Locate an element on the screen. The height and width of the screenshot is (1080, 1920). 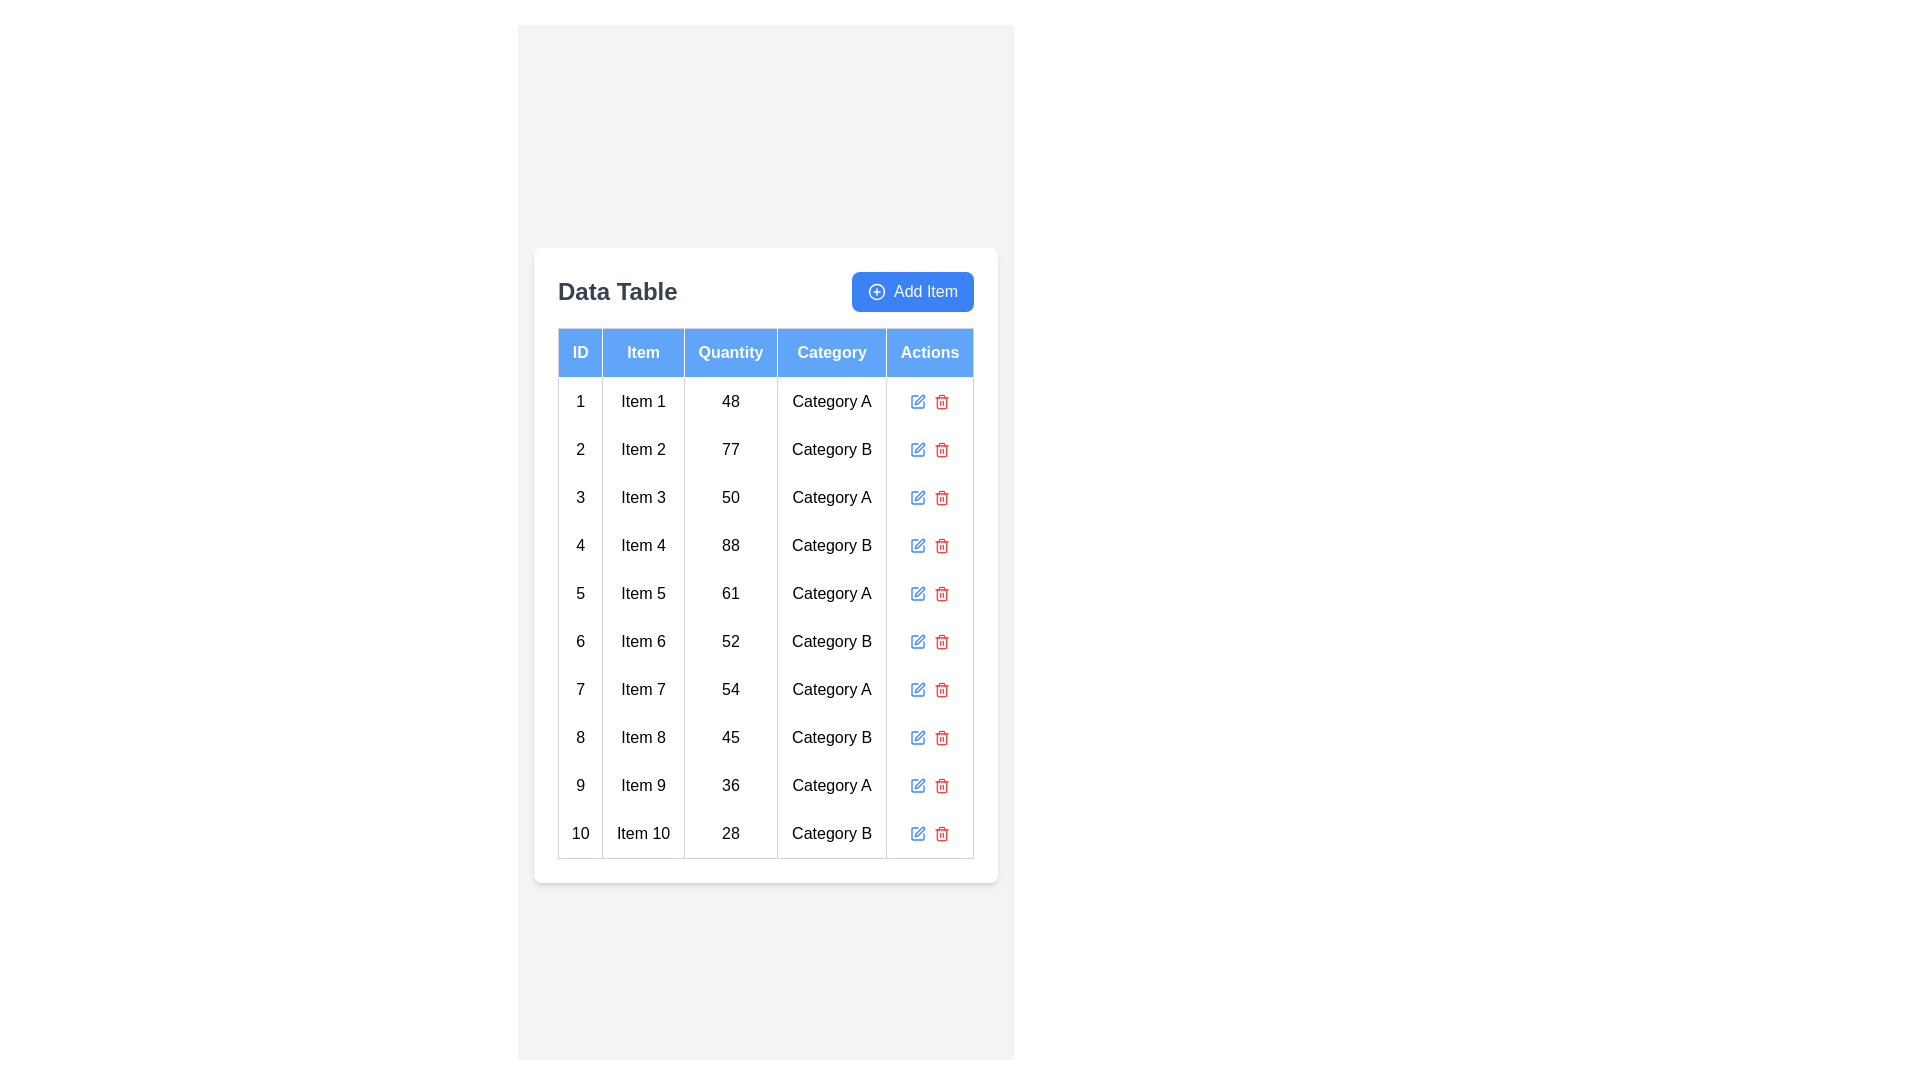
the trash bin icon, which is a red icon located in the rightmost section of the data table rows is located at coordinates (941, 401).